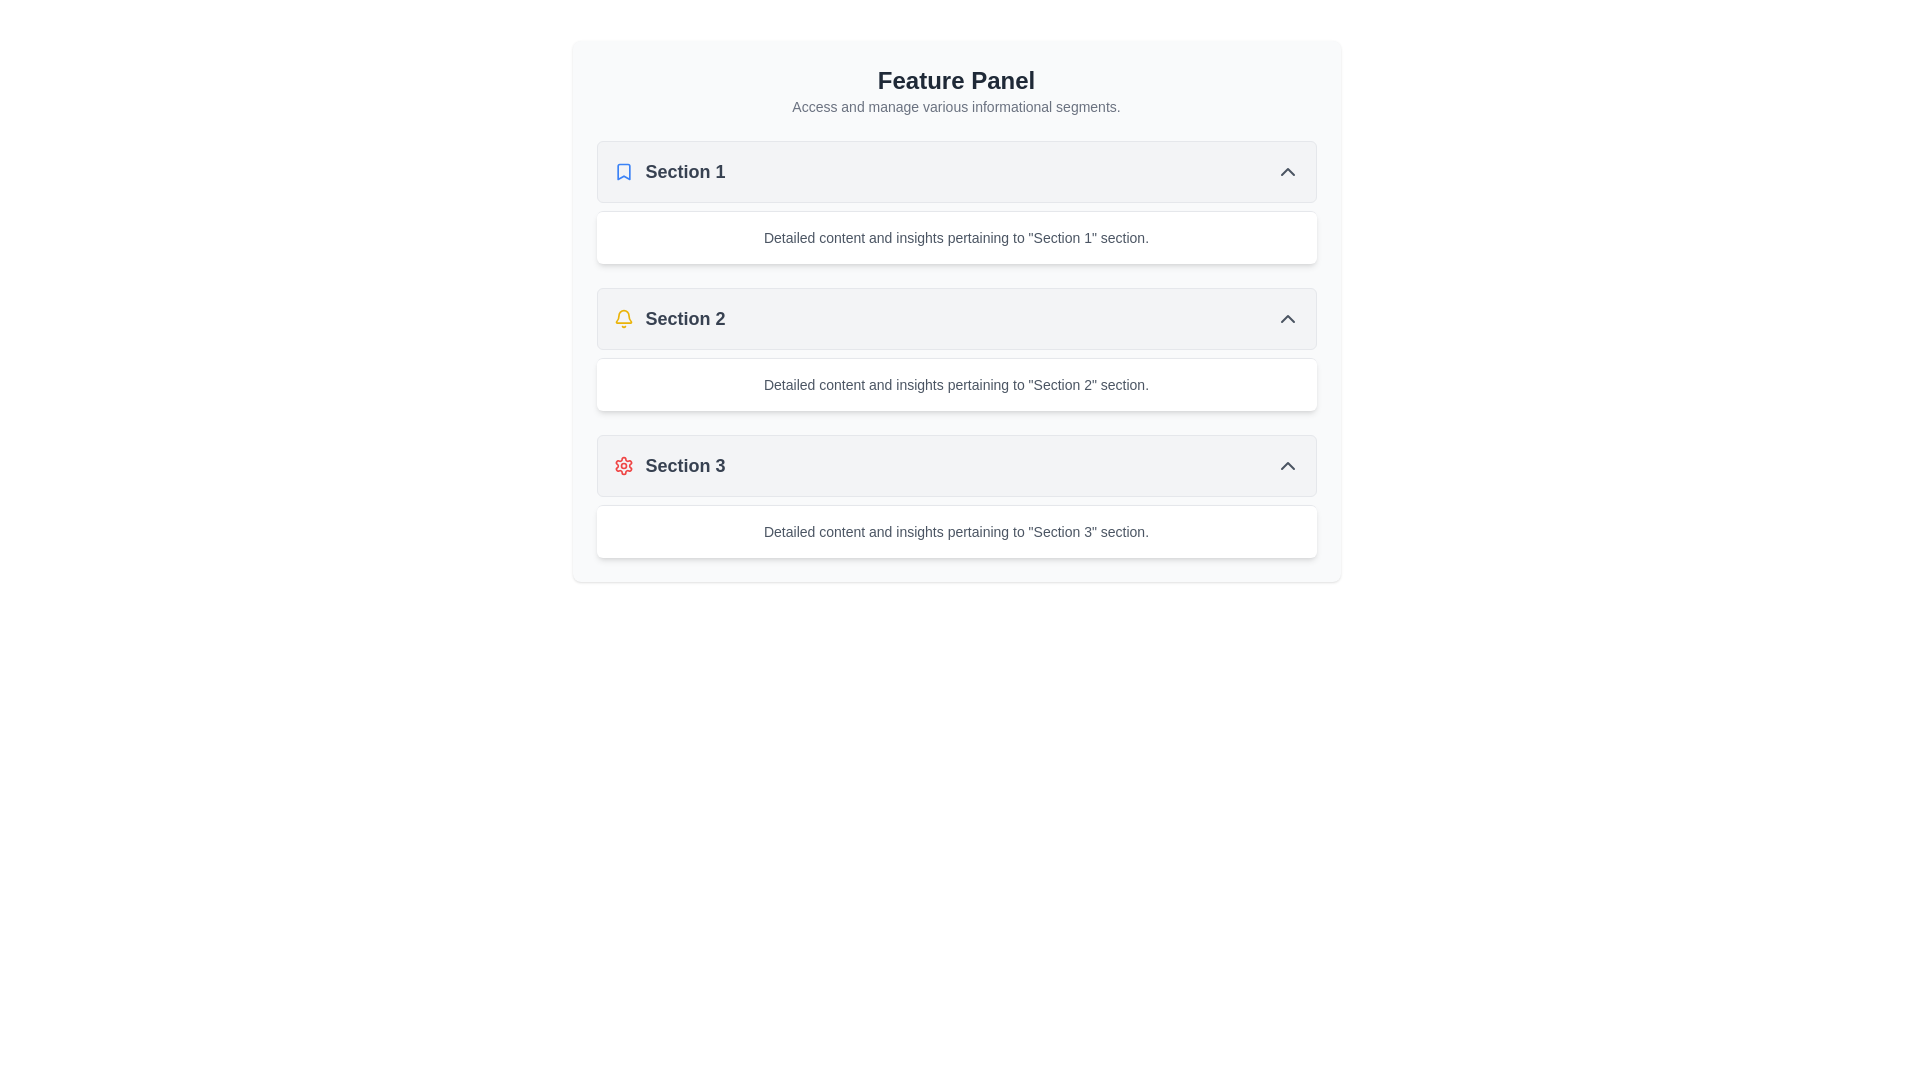 Image resolution: width=1920 pixels, height=1080 pixels. What do you see at coordinates (1287, 171) in the screenshot?
I see `the upward-pointing chevron button in the top-right corner of the 'Section 1' card` at bounding box center [1287, 171].